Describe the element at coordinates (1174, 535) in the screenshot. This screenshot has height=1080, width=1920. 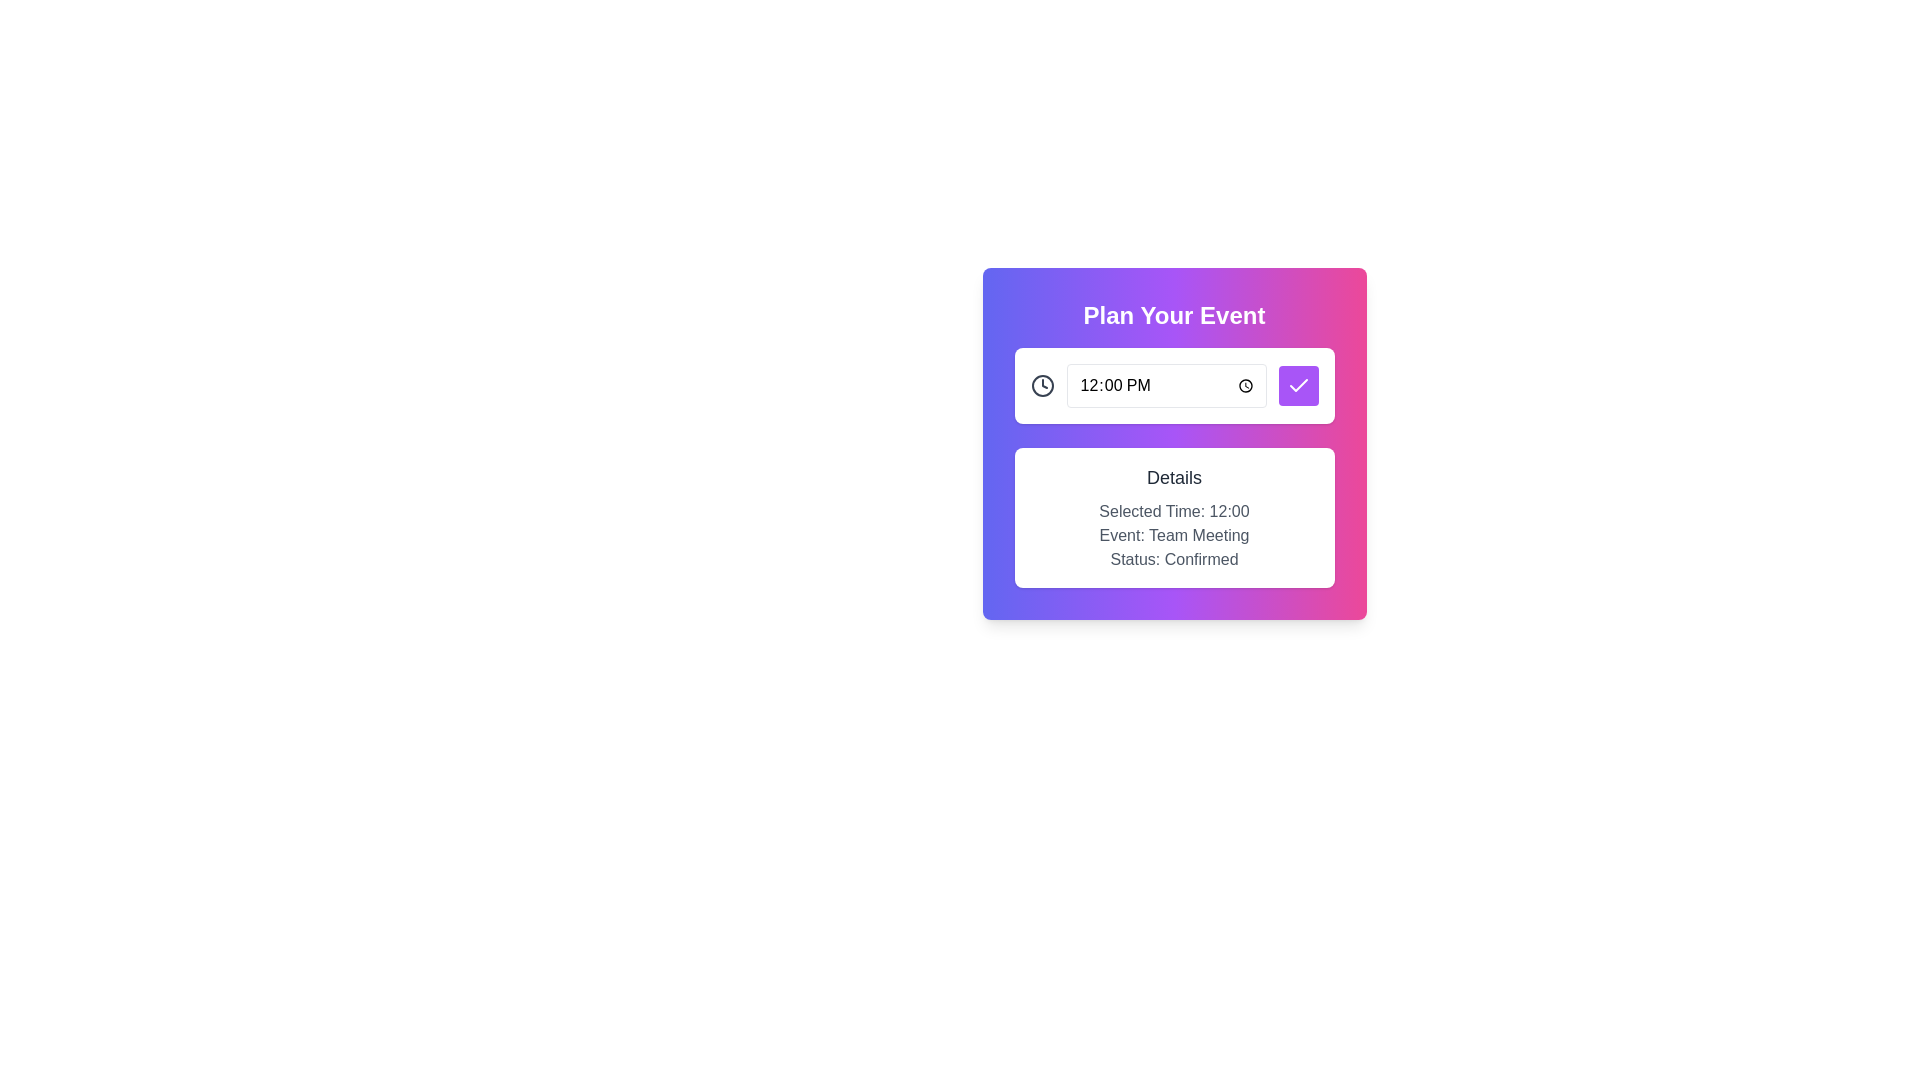
I see `the static text element displaying 'Event: Team Meeting', located in the details section of the card interface, positioned between 'Selected Time: 12:00' and 'Status: Confirmed'` at that location.